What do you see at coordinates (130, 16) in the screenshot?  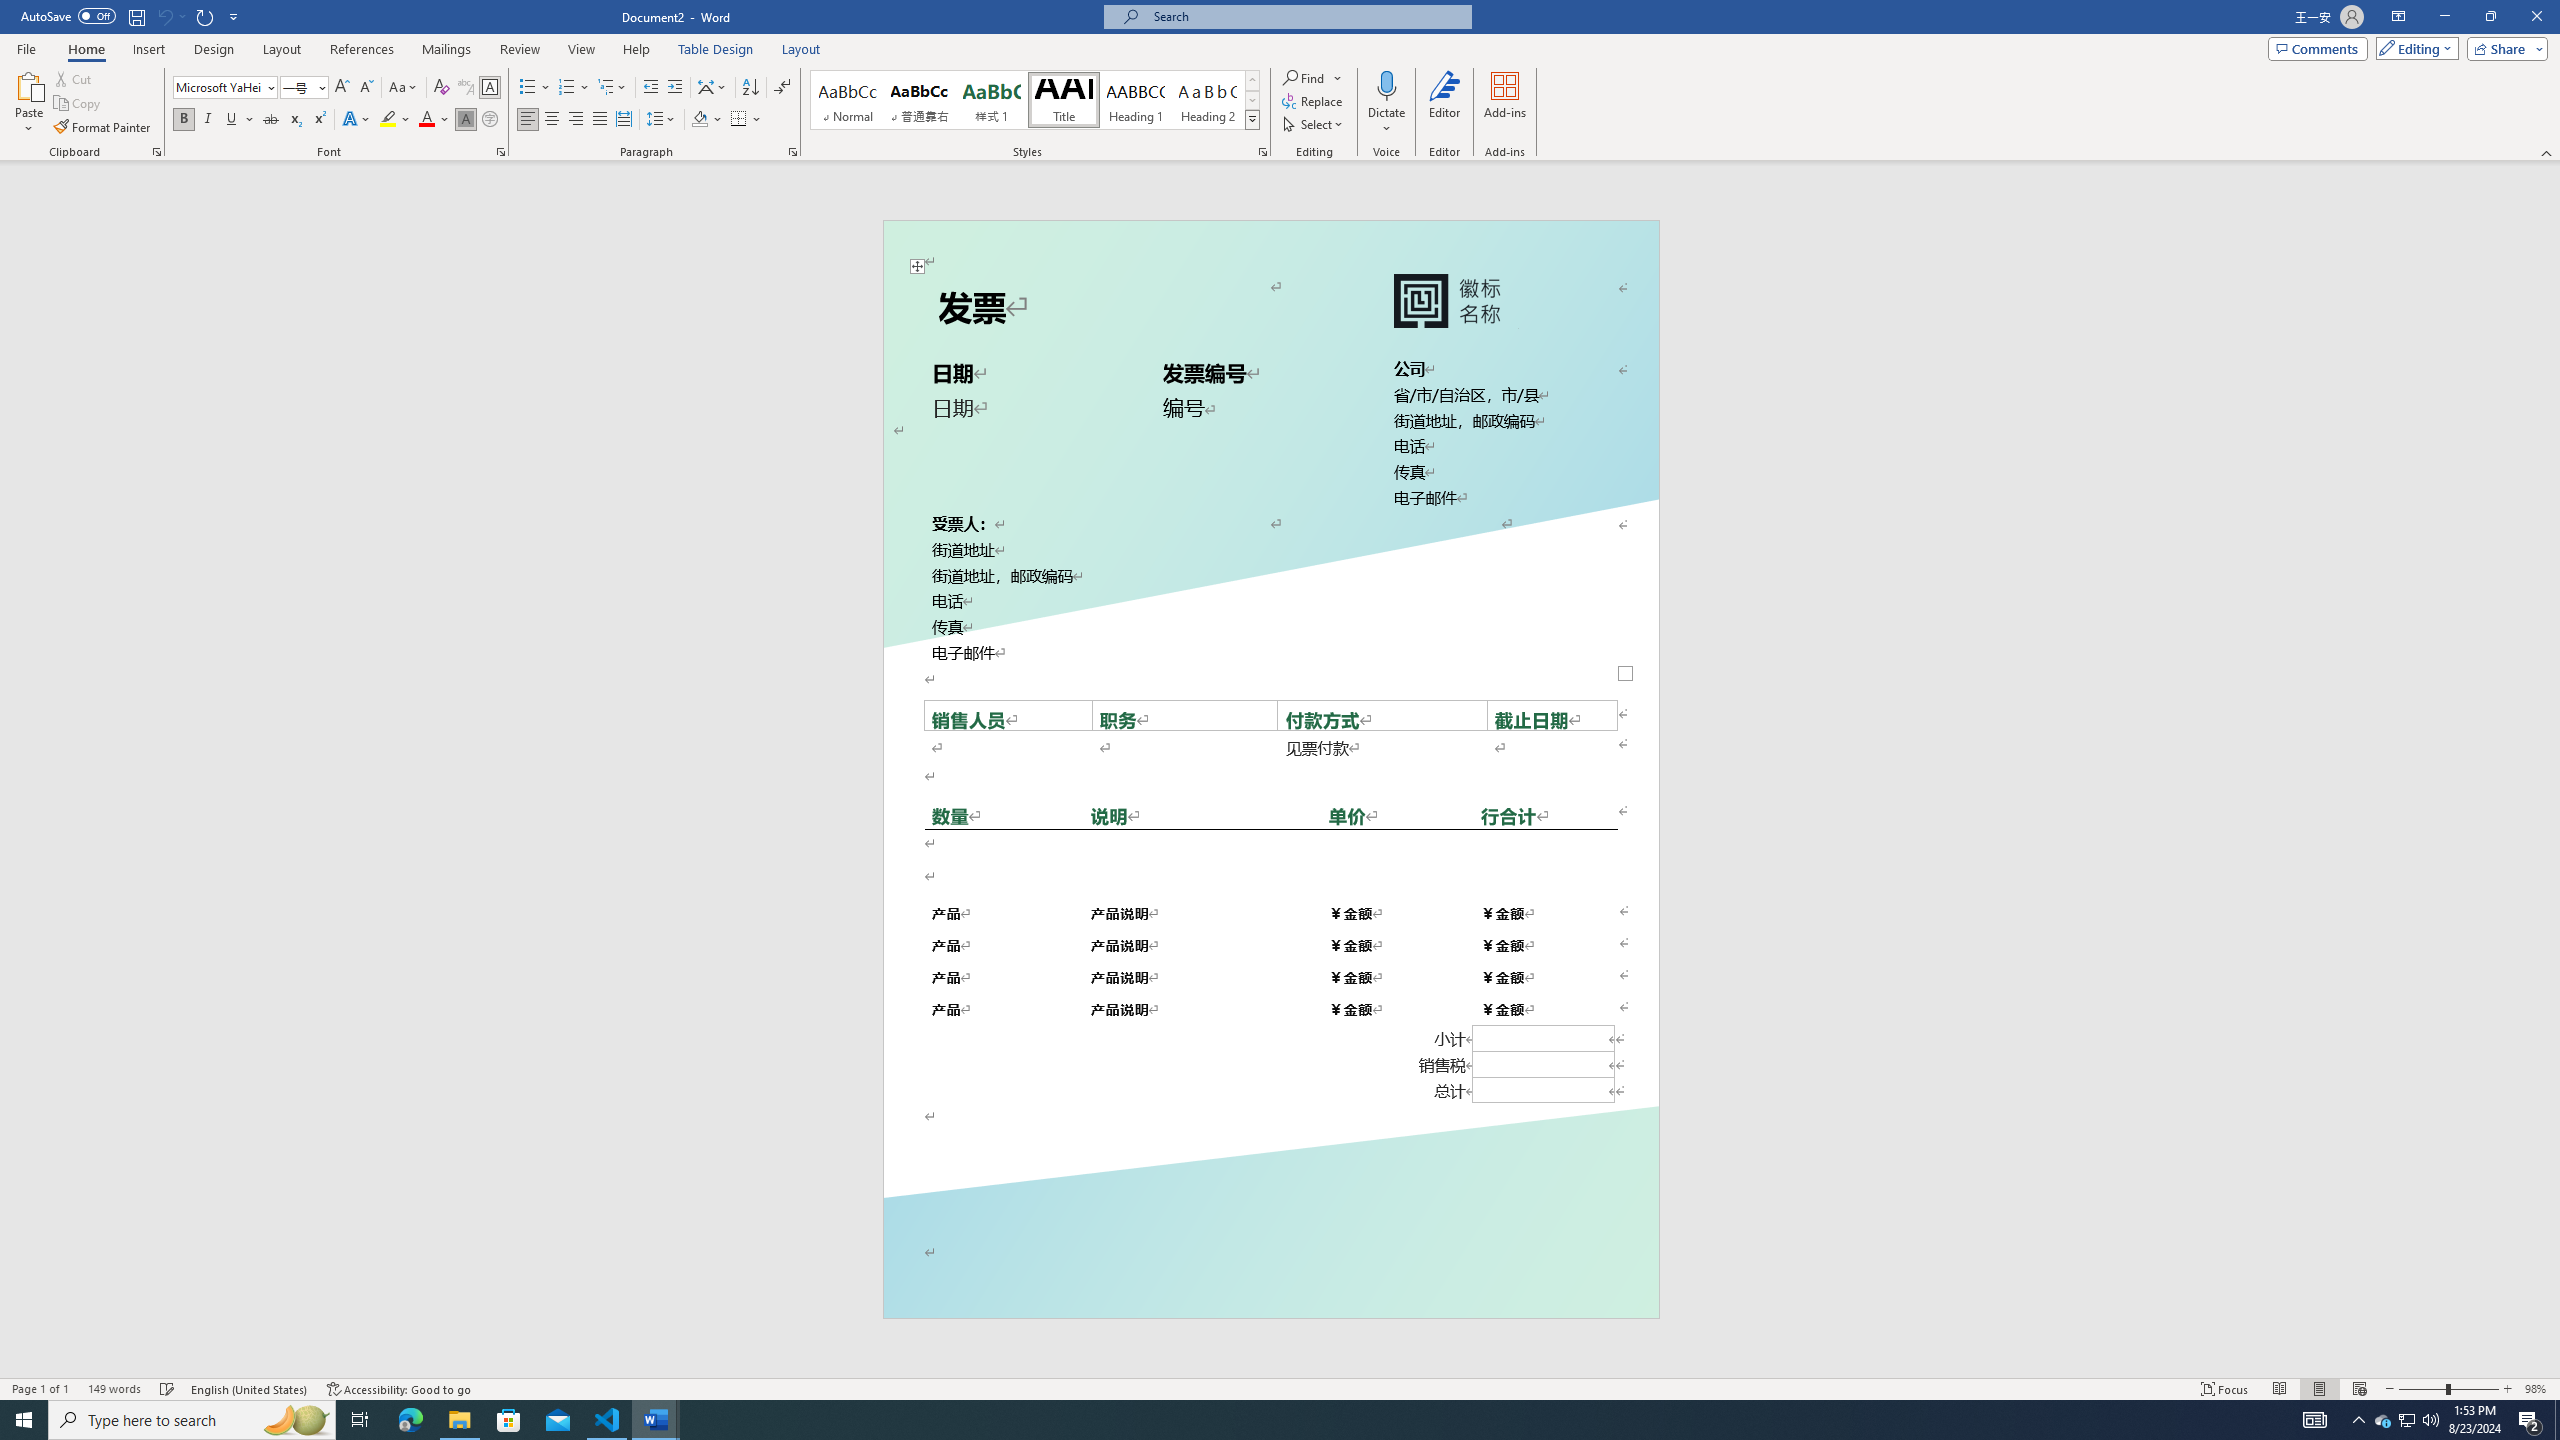 I see `'Quick Access Toolbar'` at bounding box center [130, 16].